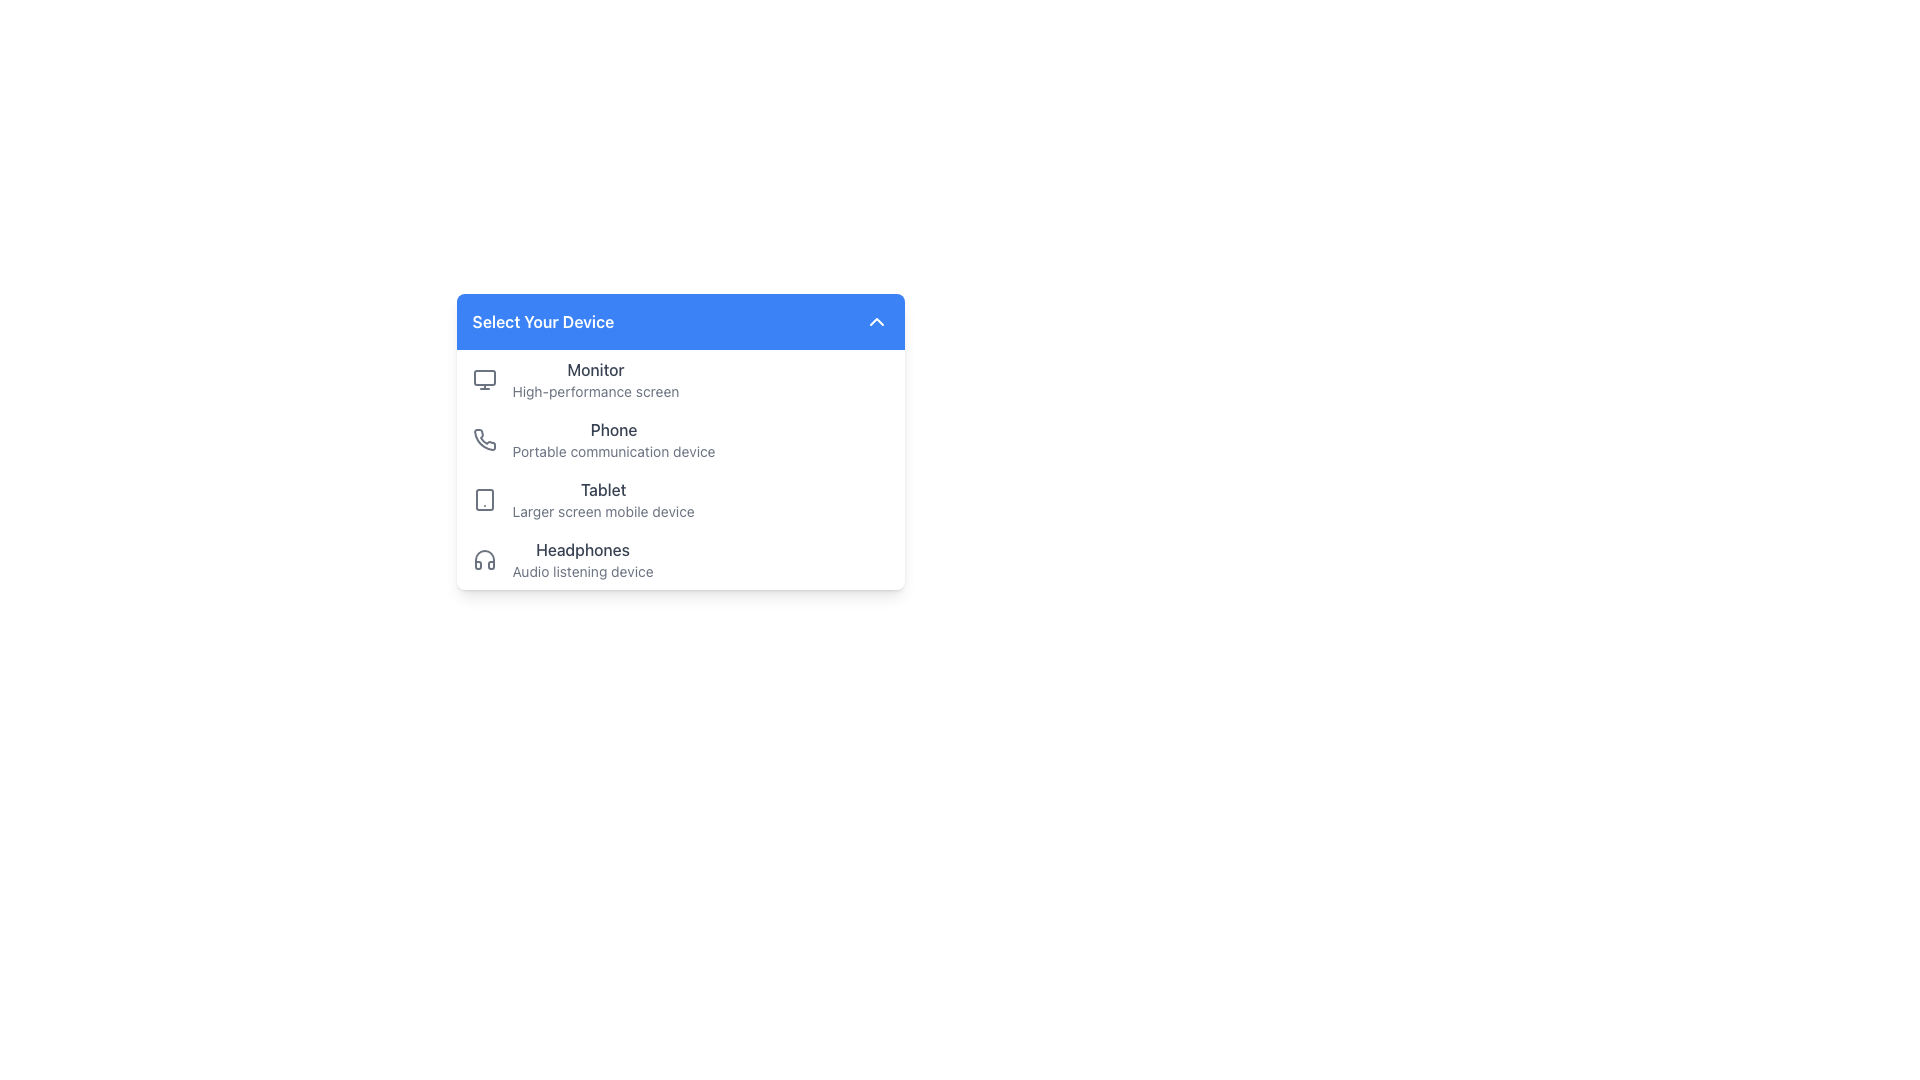 This screenshot has height=1080, width=1920. Describe the element at coordinates (582, 559) in the screenshot. I see `text content of the 'Headphones' information display located in the fourth item of the dropdown menu, positioned below the 'Tablet' option` at that location.